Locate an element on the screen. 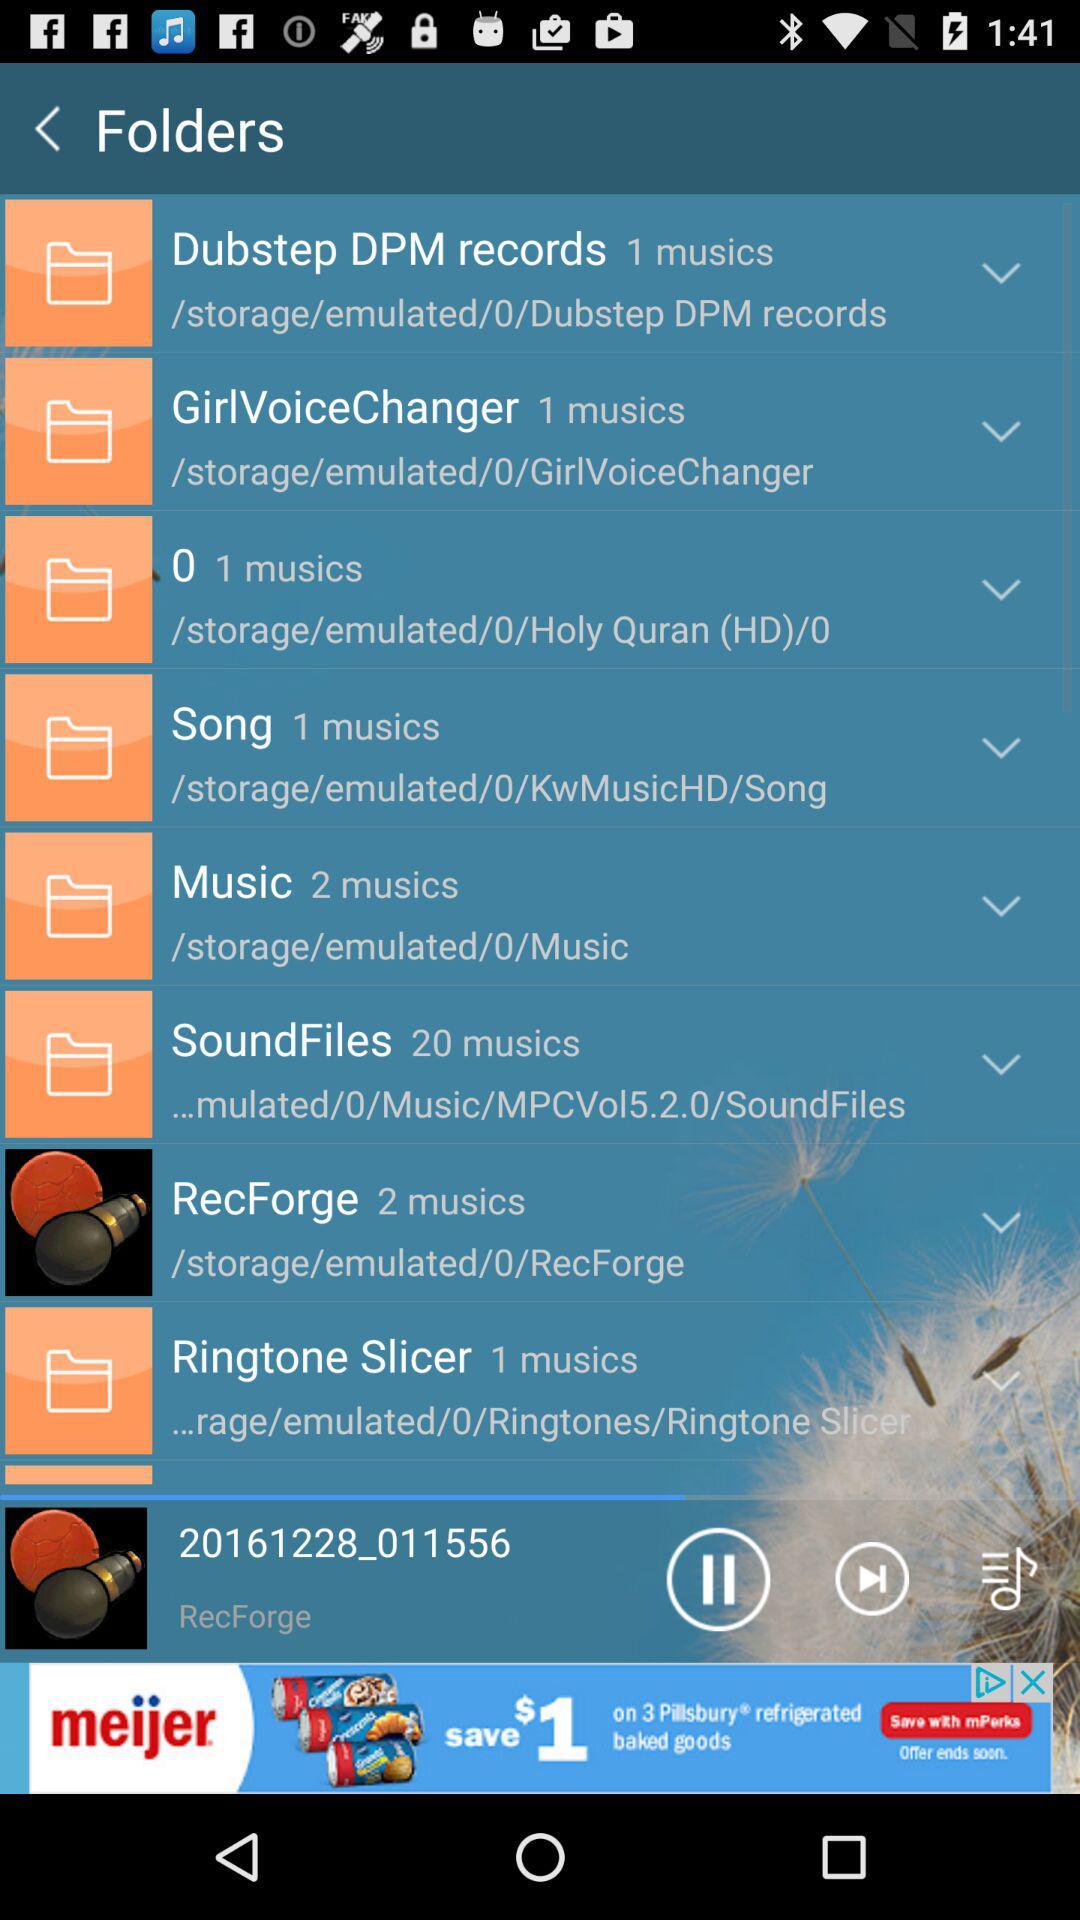 The image size is (1080, 1920). the arrow_backward icon is located at coordinates (46, 136).